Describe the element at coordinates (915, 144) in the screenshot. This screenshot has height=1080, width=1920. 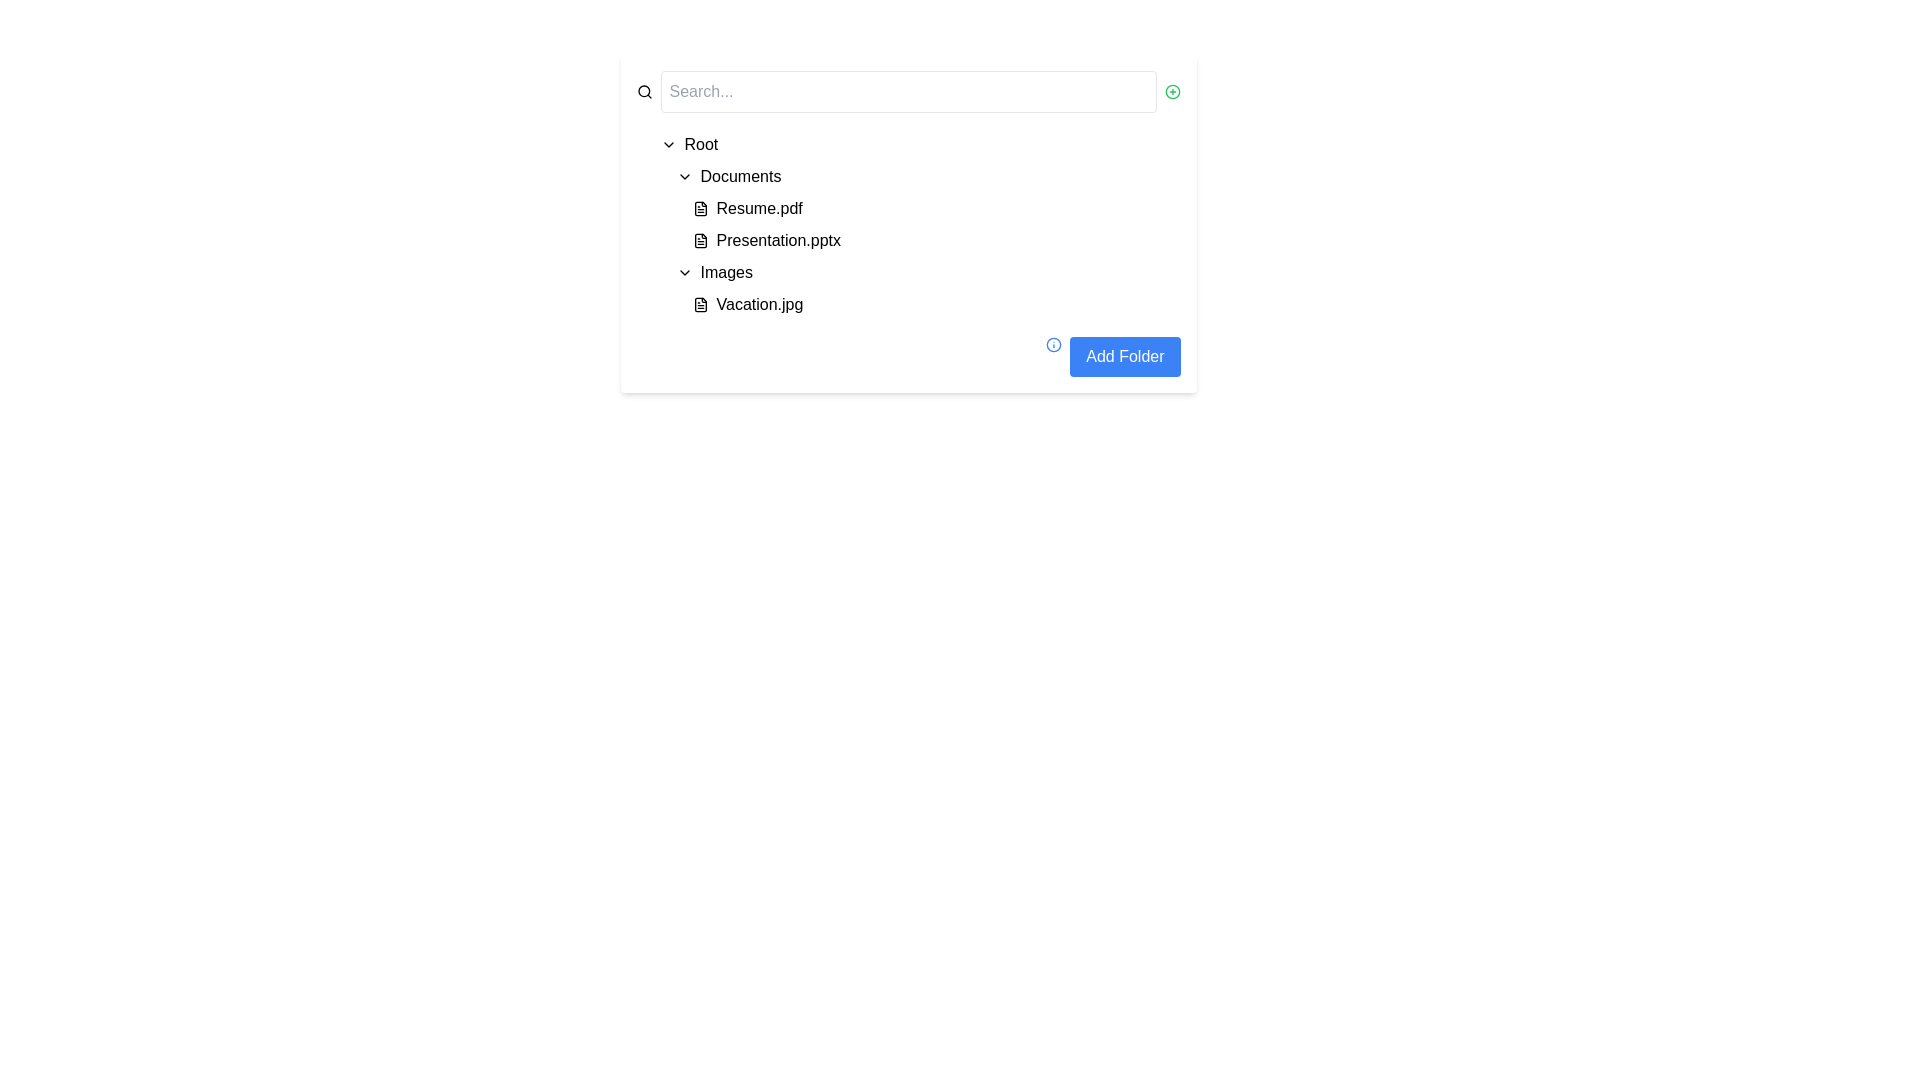
I see `the 'Root' button with dropdown functionality` at that location.